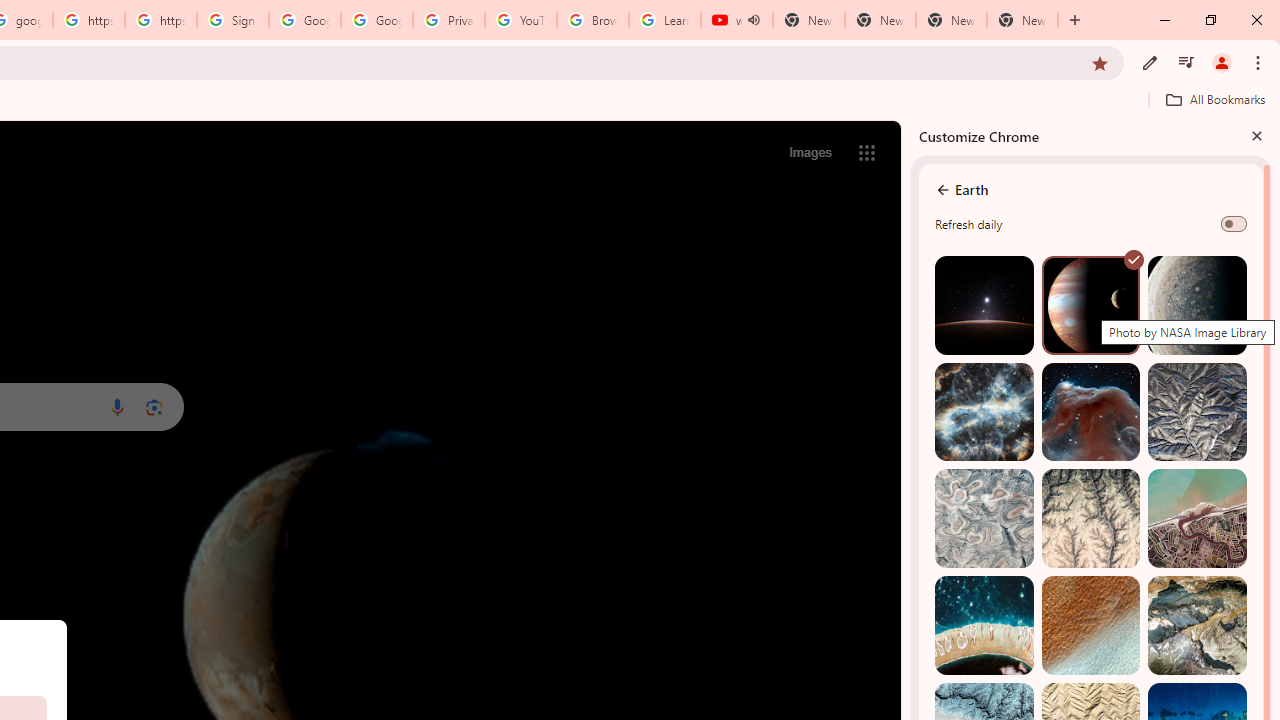  What do you see at coordinates (232, 20) in the screenshot?
I see `'Sign in - Google Accounts'` at bounding box center [232, 20].